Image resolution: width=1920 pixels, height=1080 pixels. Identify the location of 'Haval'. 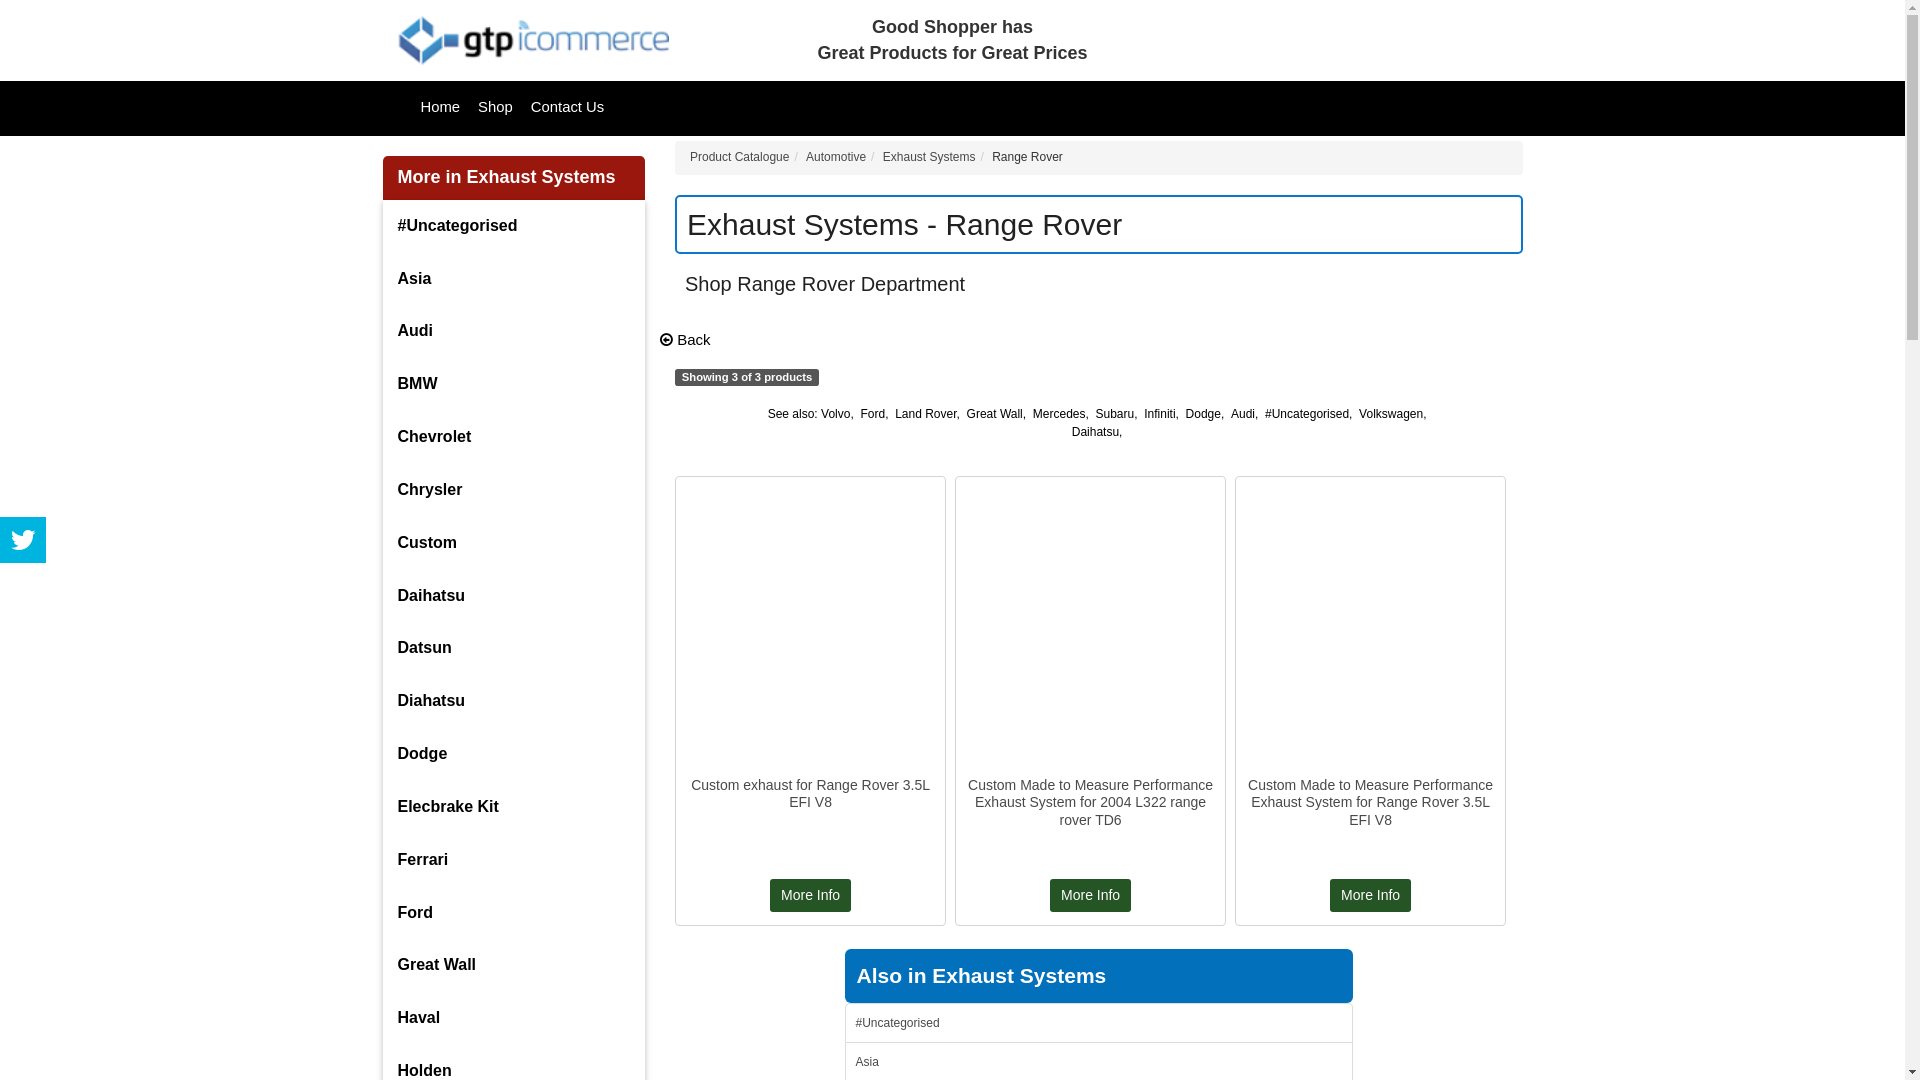
(382, 1018).